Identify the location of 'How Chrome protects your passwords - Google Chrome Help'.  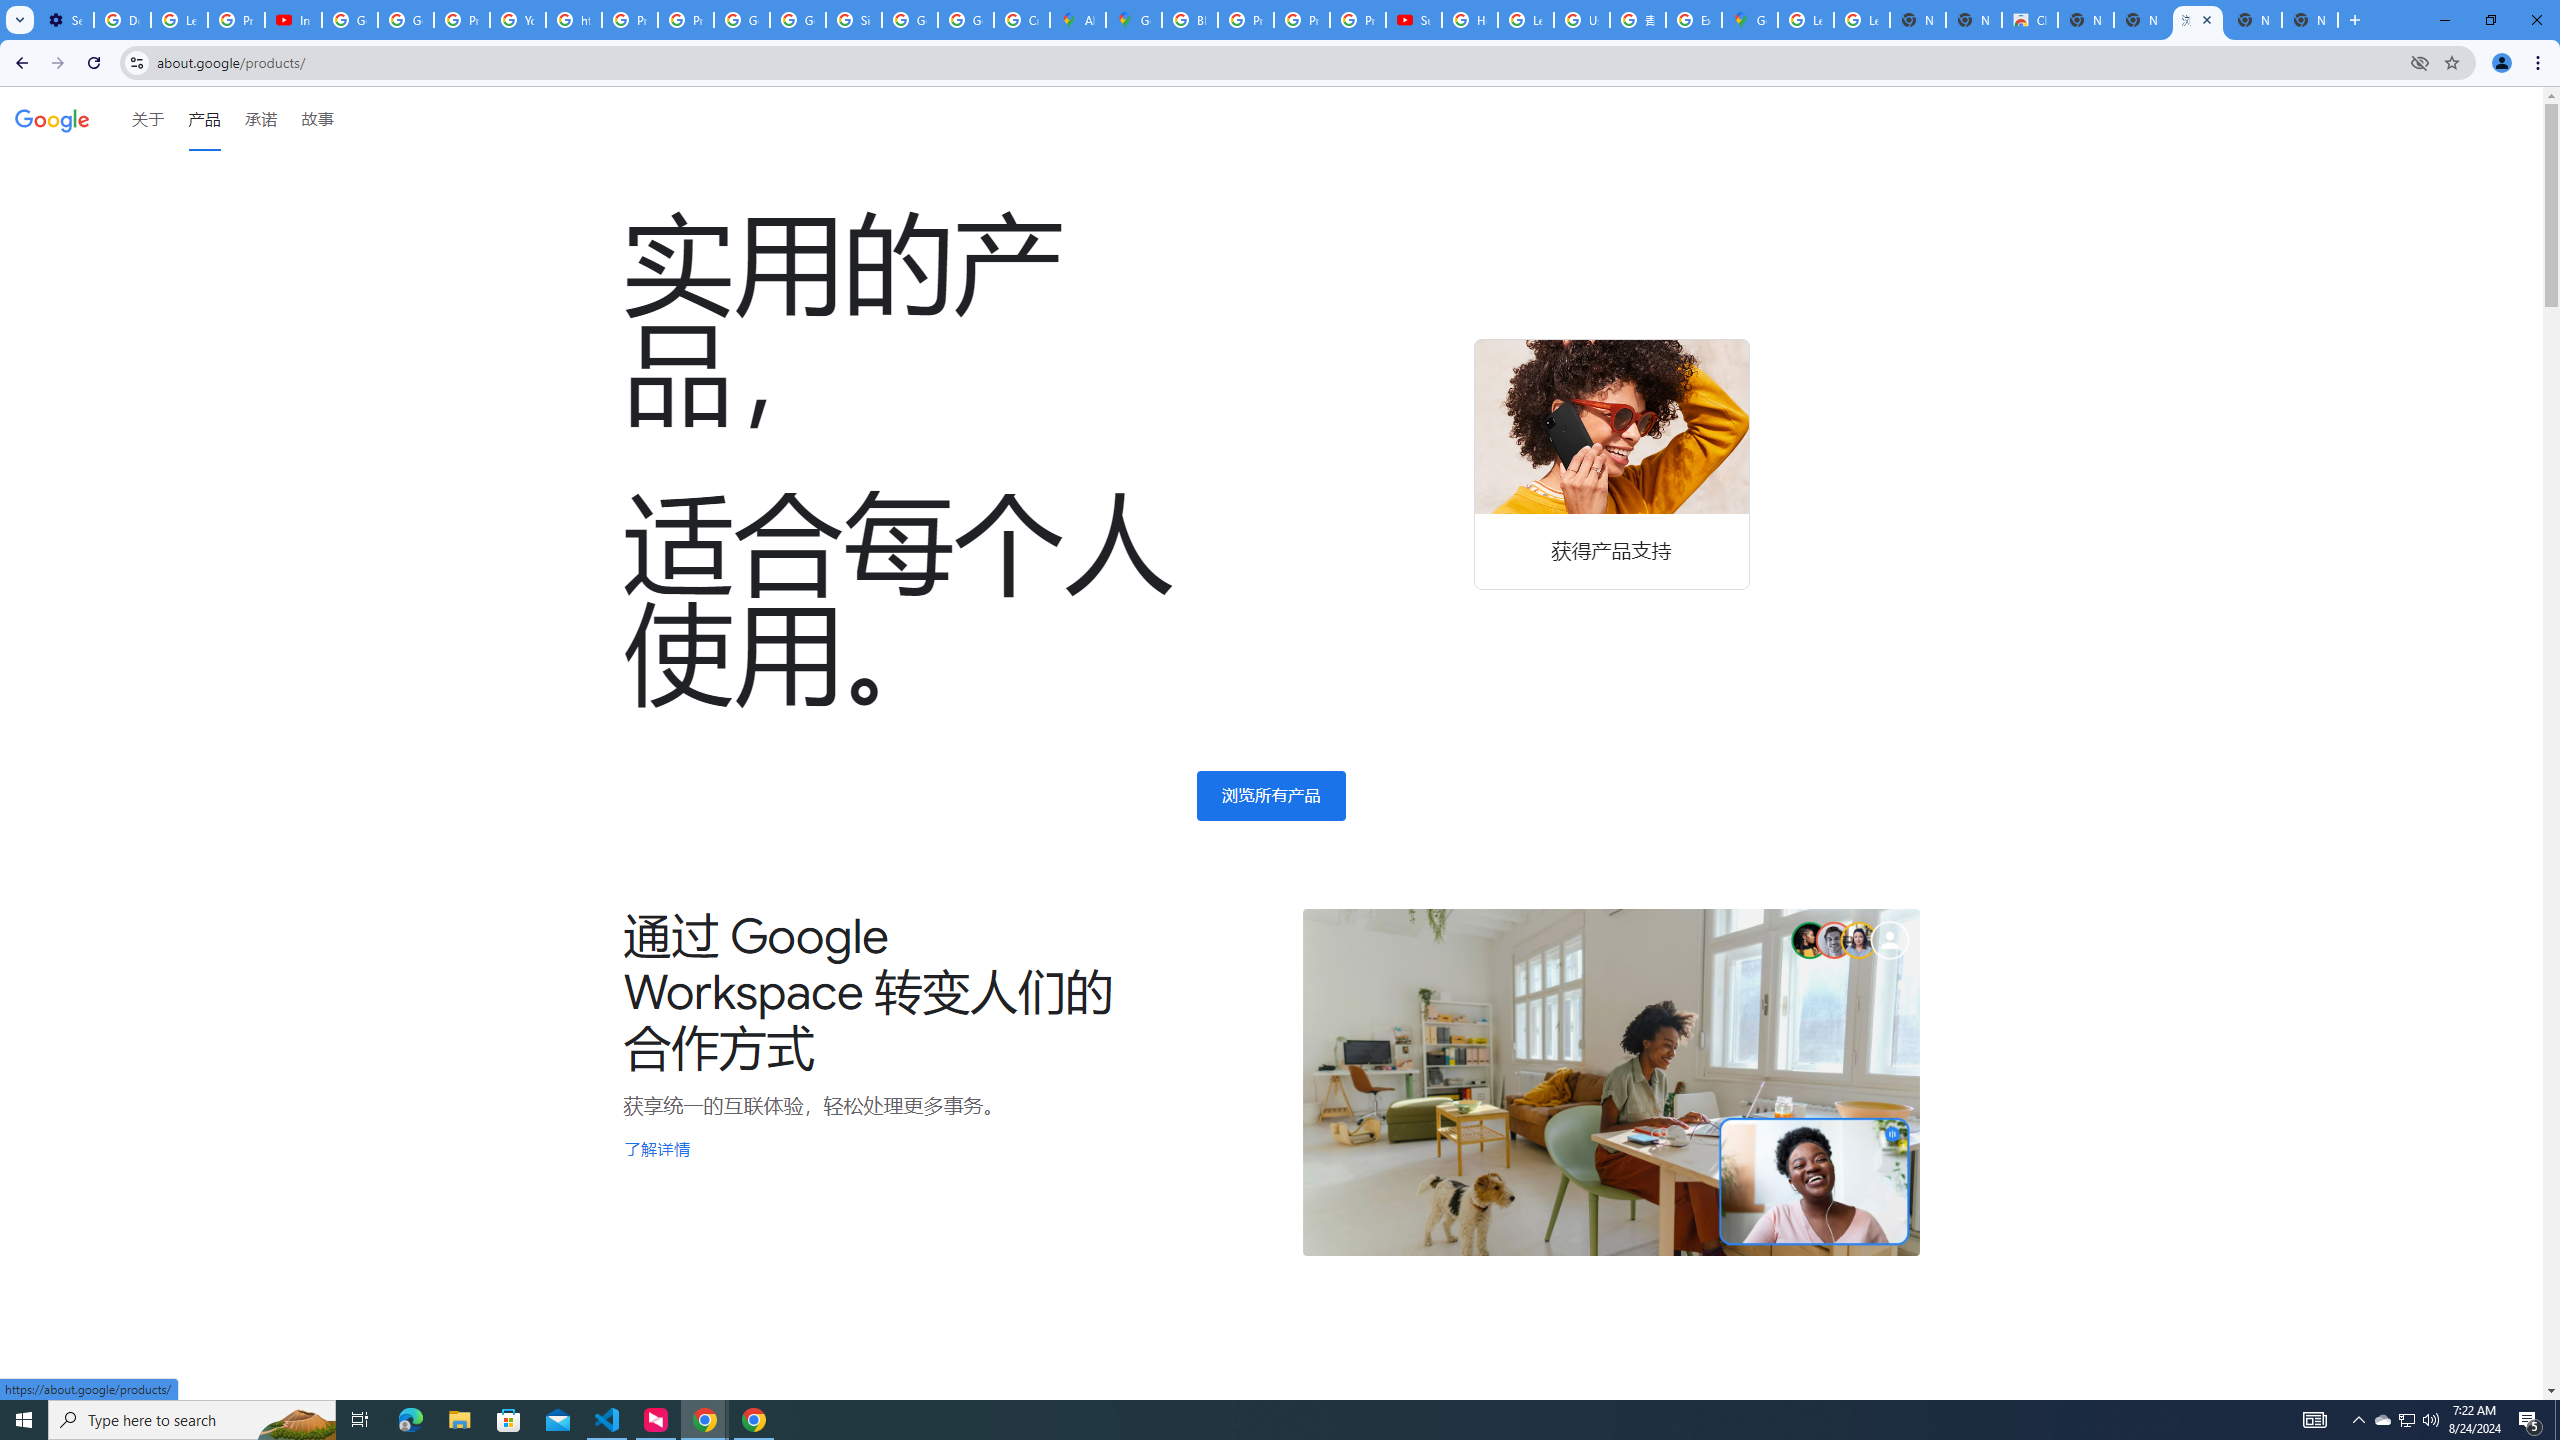
(1469, 19).